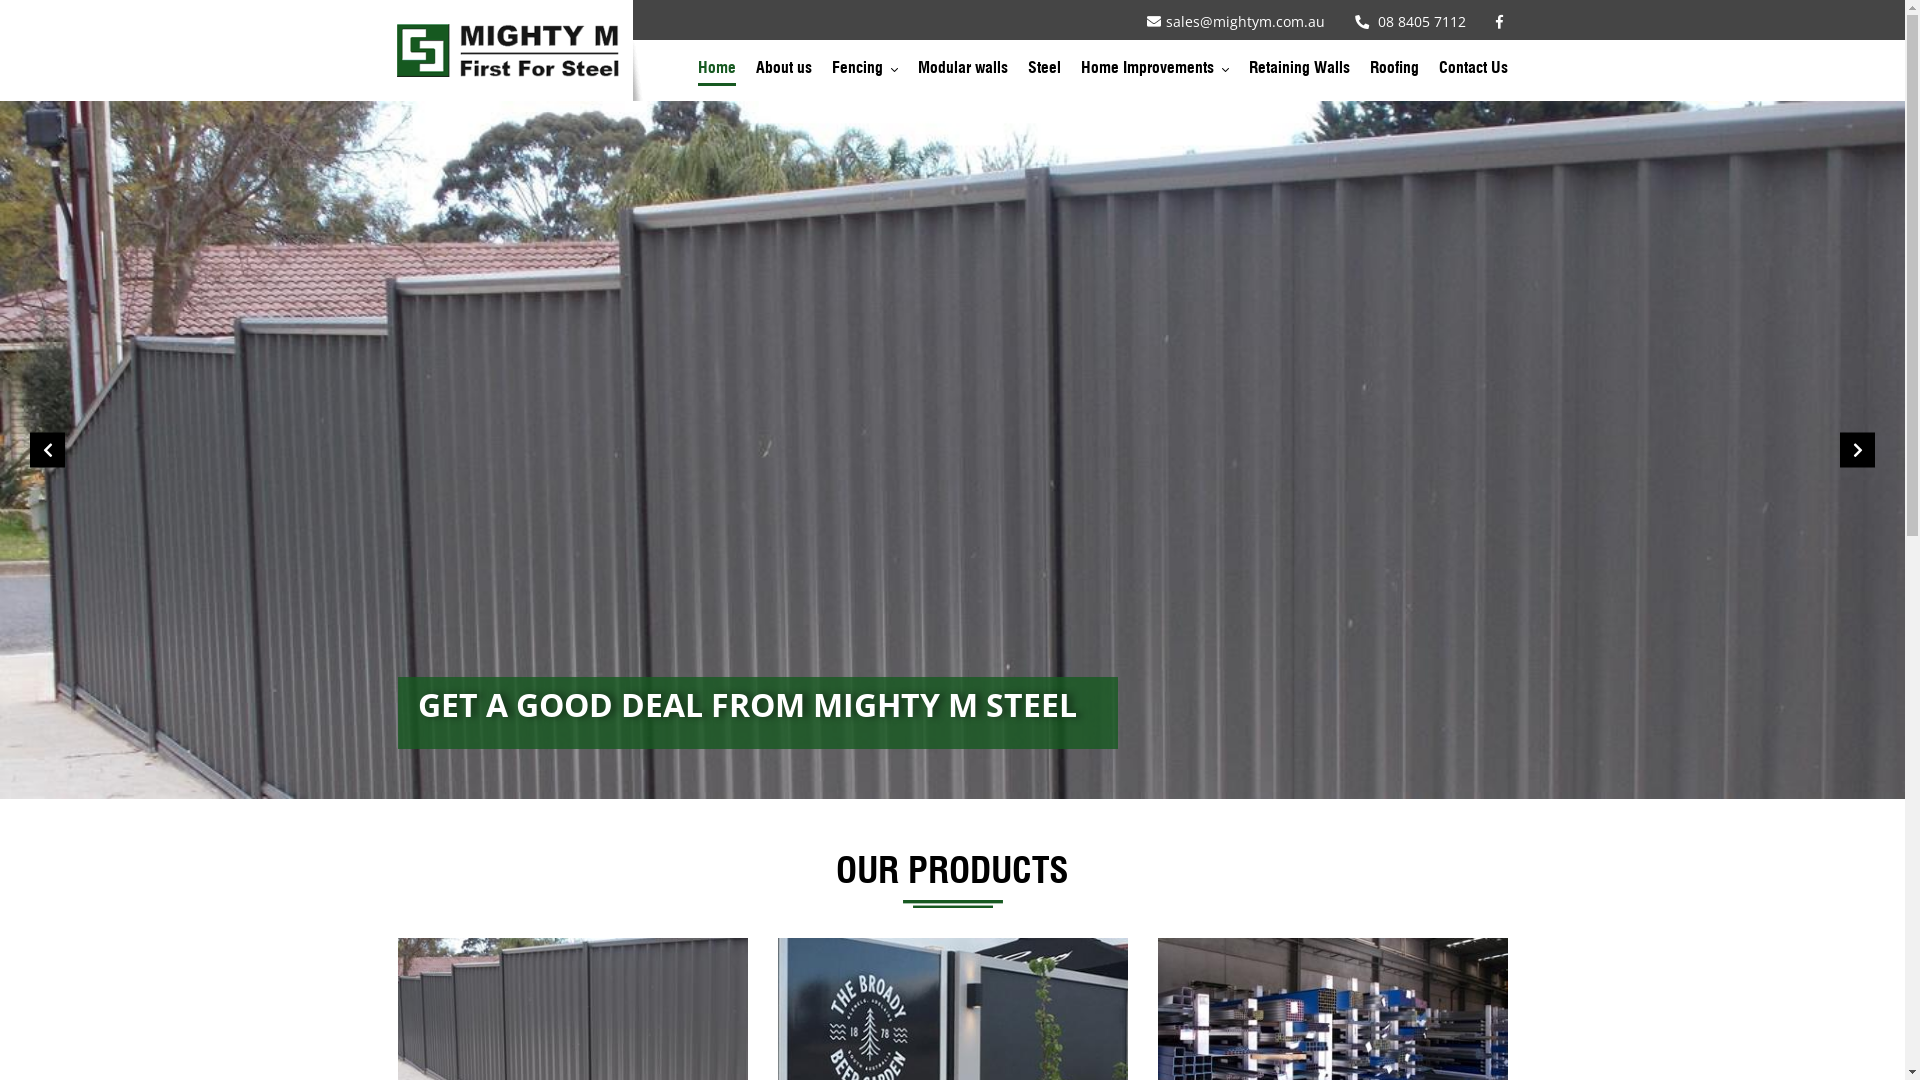  Describe the element at coordinates (1472, 72) in the screenshot. I see `'Contact Us'` at that location.